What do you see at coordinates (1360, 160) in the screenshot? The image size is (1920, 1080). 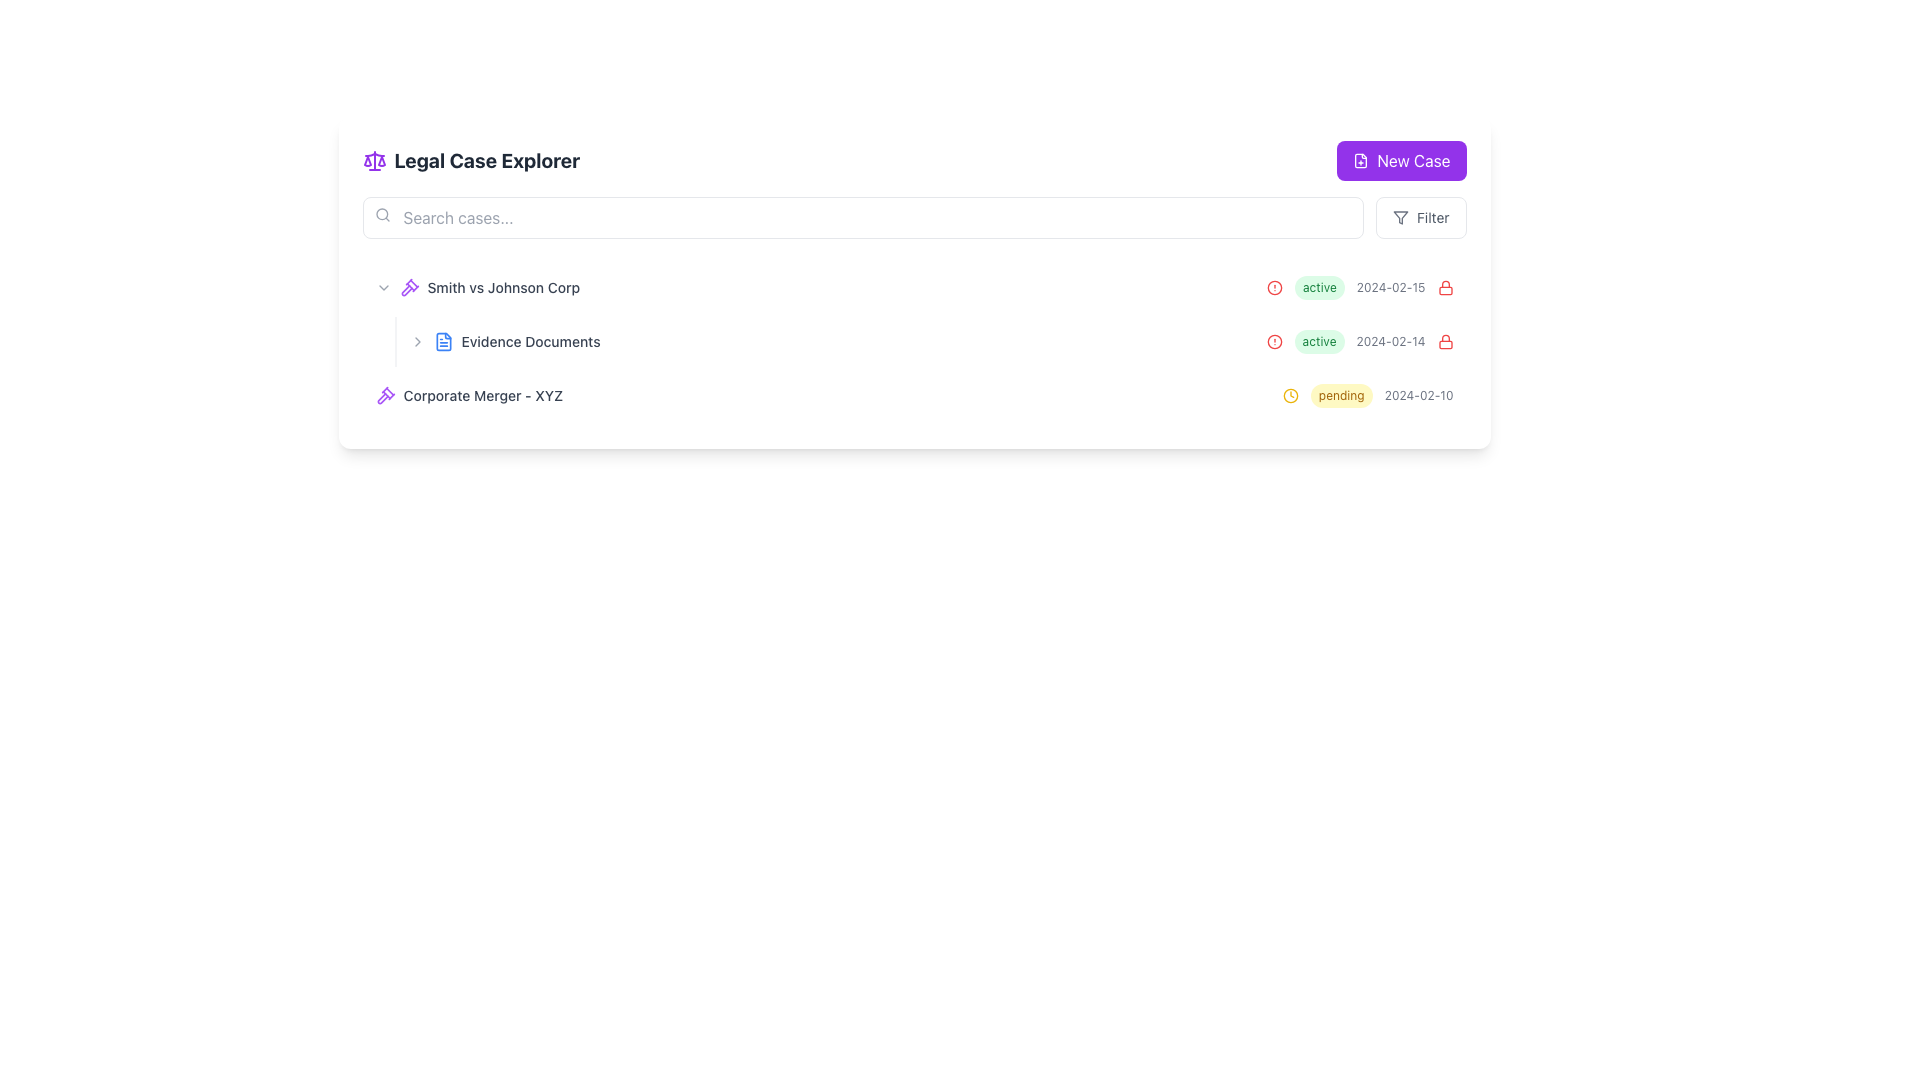 I see `the 'New Case' button that contains the document icon in the top-right corner of the interface` at bounding box center [1360, 160].